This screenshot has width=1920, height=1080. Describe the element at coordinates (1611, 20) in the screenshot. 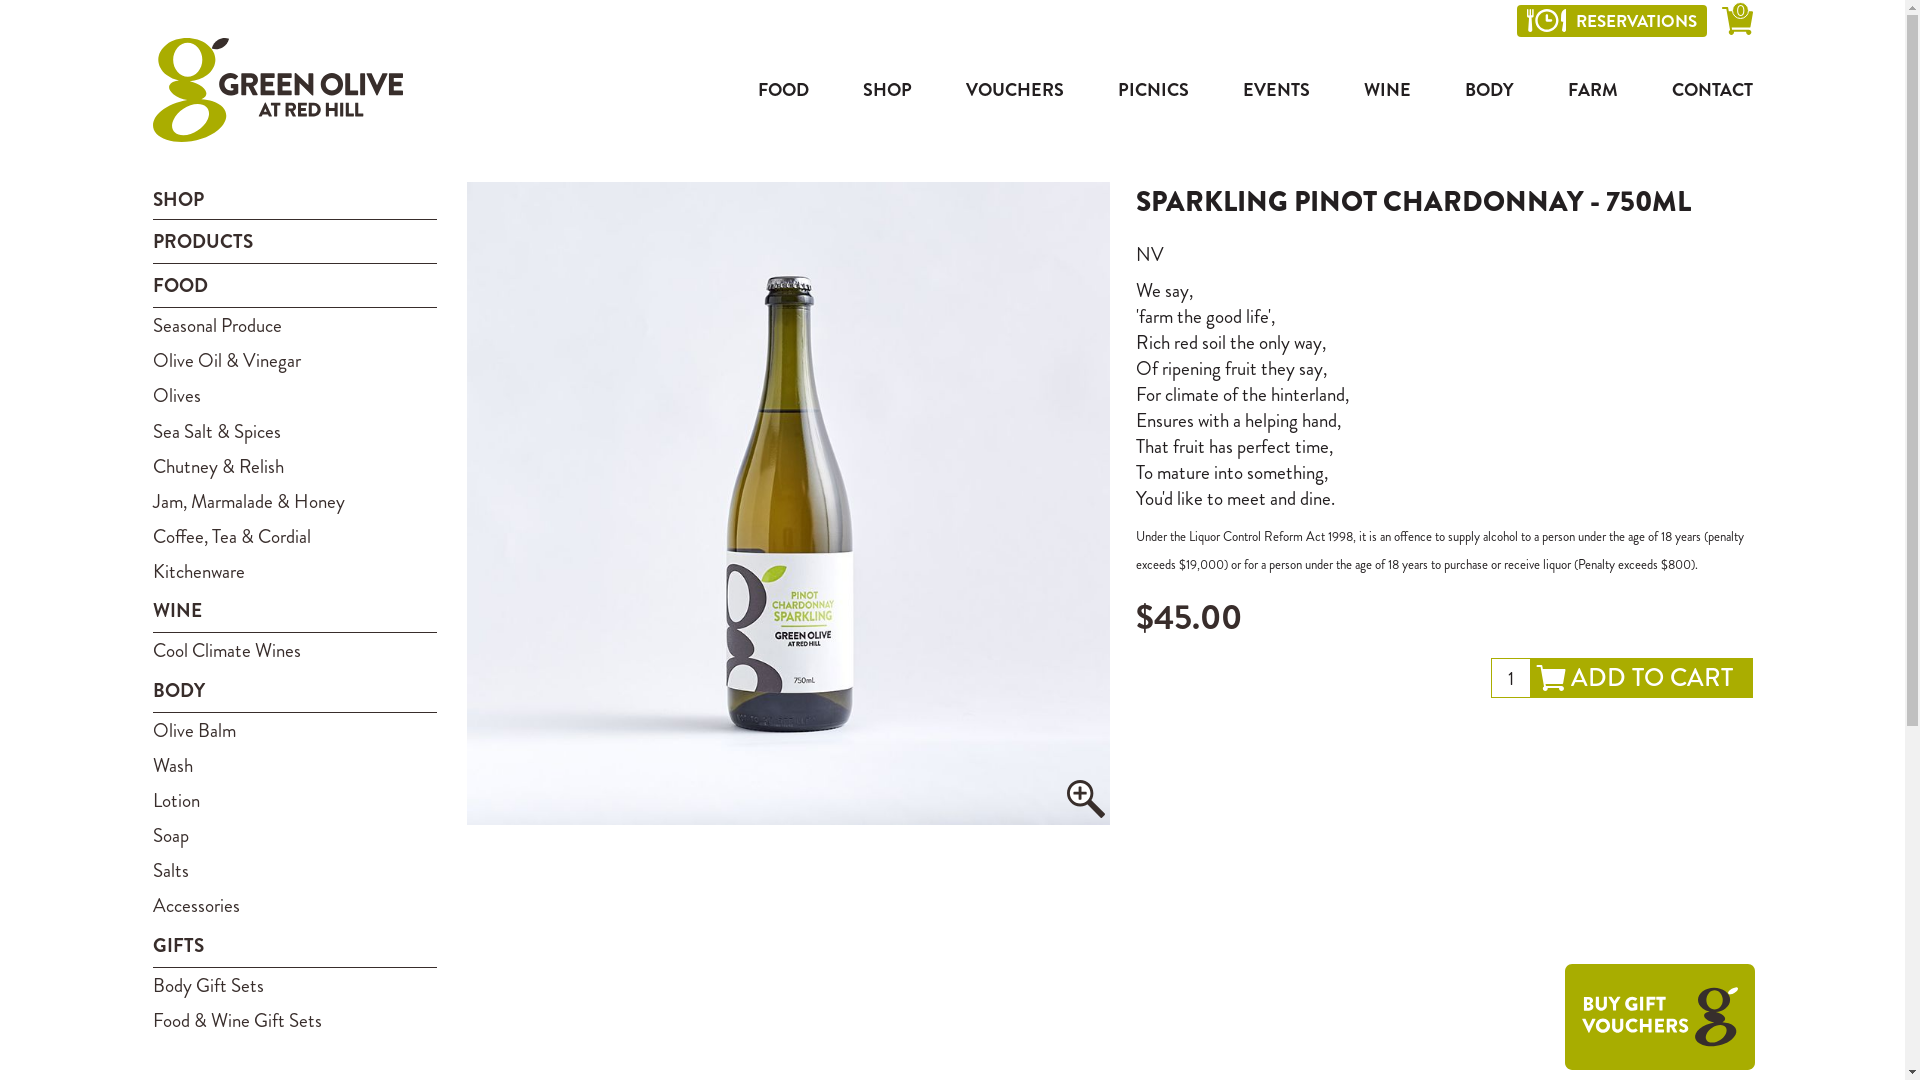

I see `'RESERVATIONS'` at that location.